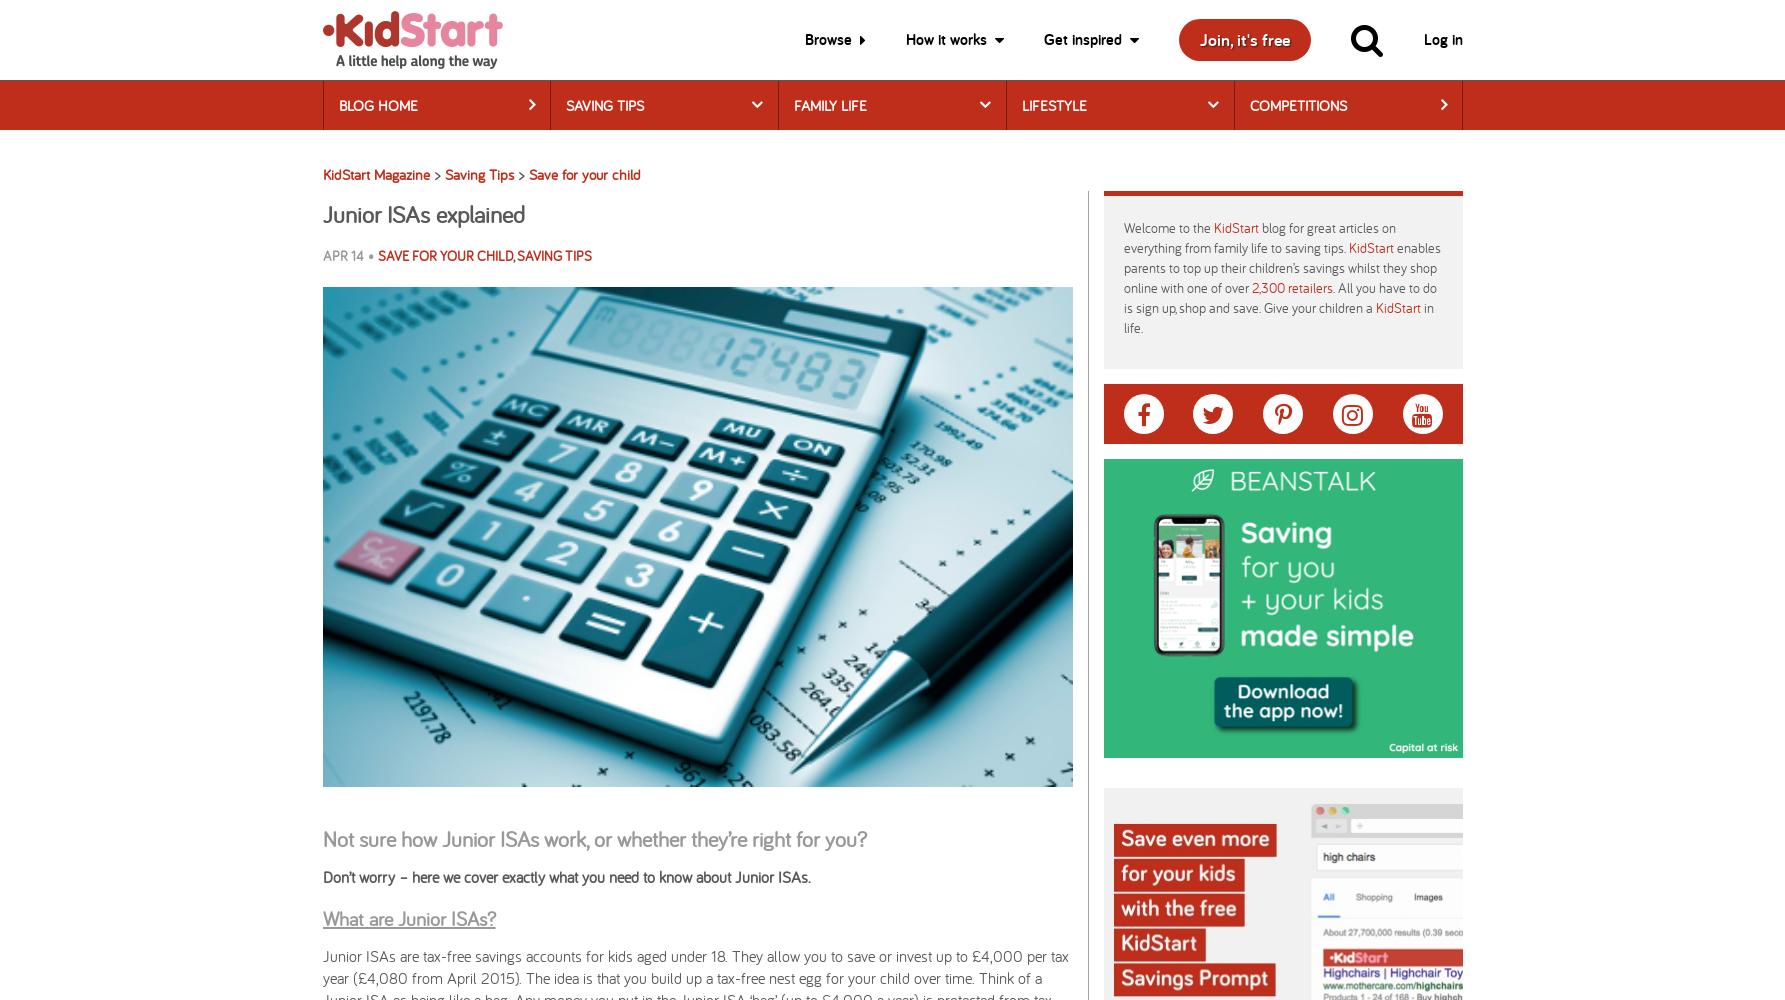  I want to click on '. All you have to do is sign up, shop and save. Give your children a', so click(1122, 297).